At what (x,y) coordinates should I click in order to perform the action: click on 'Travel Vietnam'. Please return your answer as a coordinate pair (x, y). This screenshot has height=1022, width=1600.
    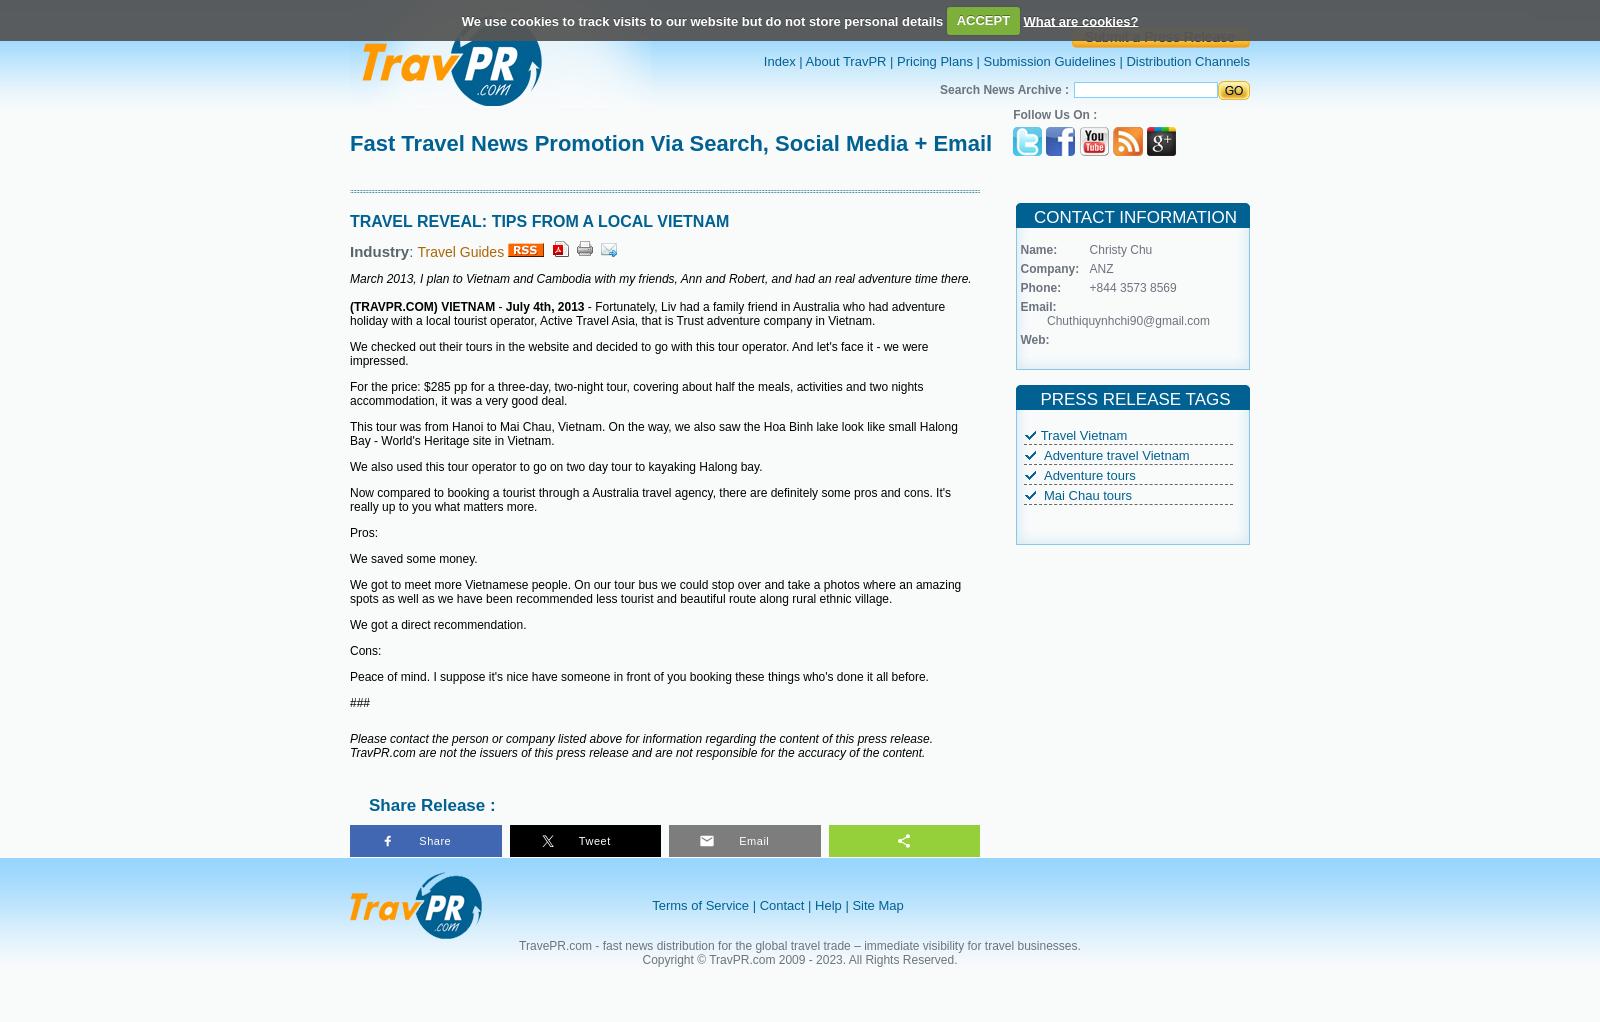
    Looking at the image, I should click on (1083, 435).